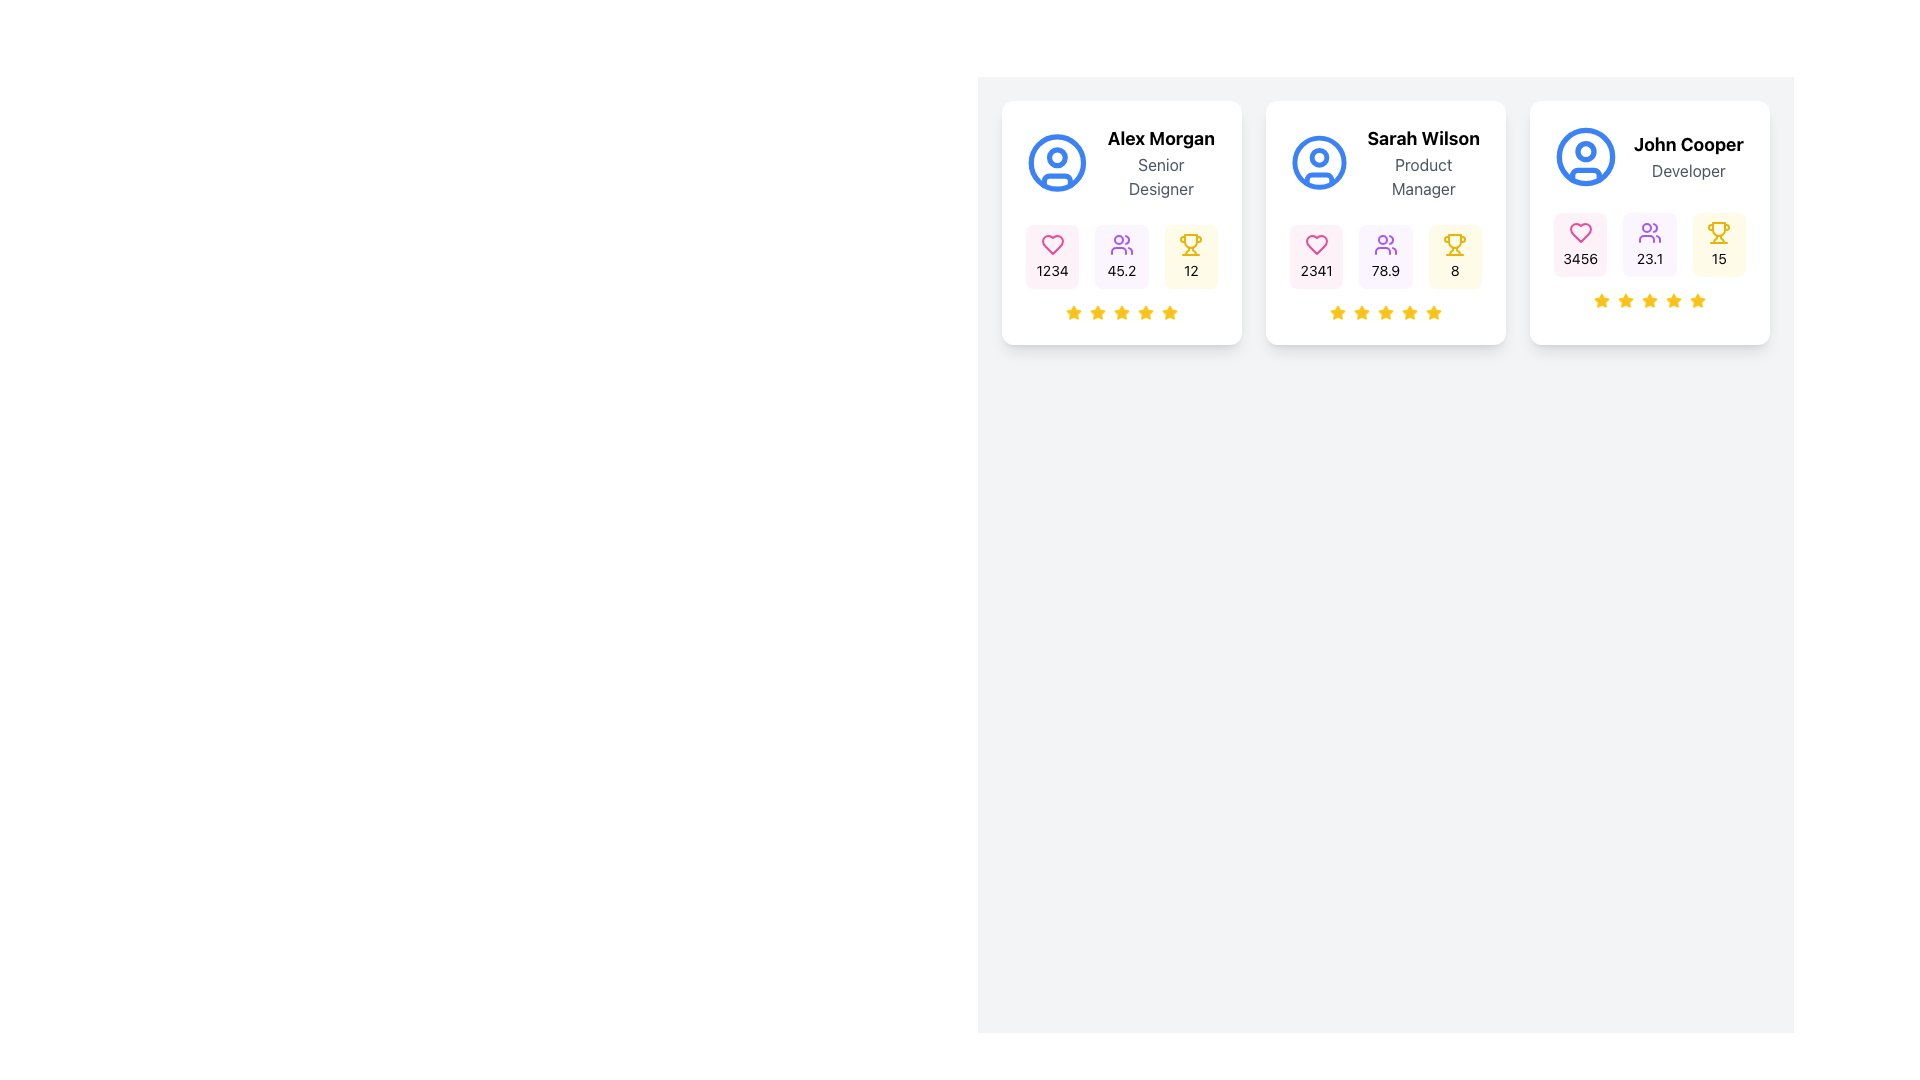 This screenshot has width=1920, height=1080. What do you see at coordinates (1056, 161) in the screenshot?
I see `blue-stroked SVG circle element that represents the user profile icon, located in the top-left card of the interface, to debug its design` at bounding box center [1056, 161].